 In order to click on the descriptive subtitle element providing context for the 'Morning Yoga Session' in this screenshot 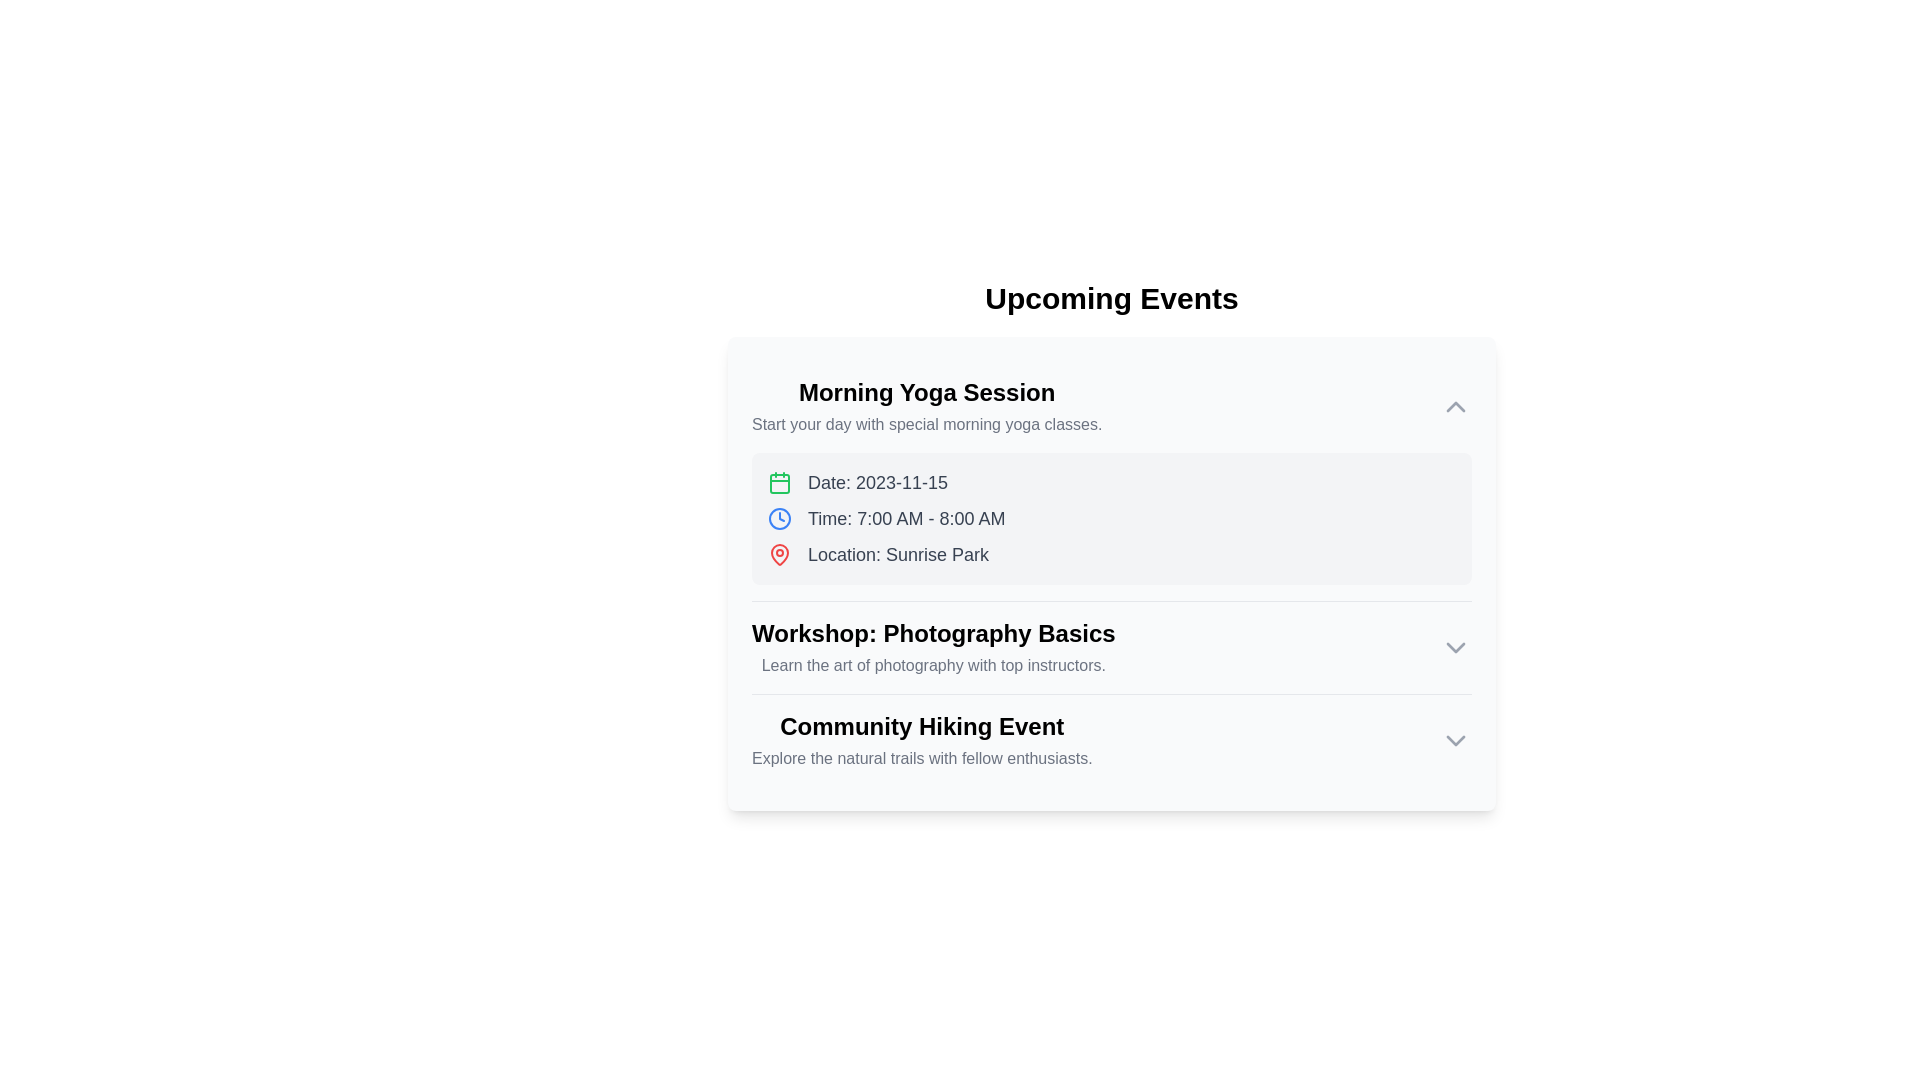, I will do `click(926, 423)`.